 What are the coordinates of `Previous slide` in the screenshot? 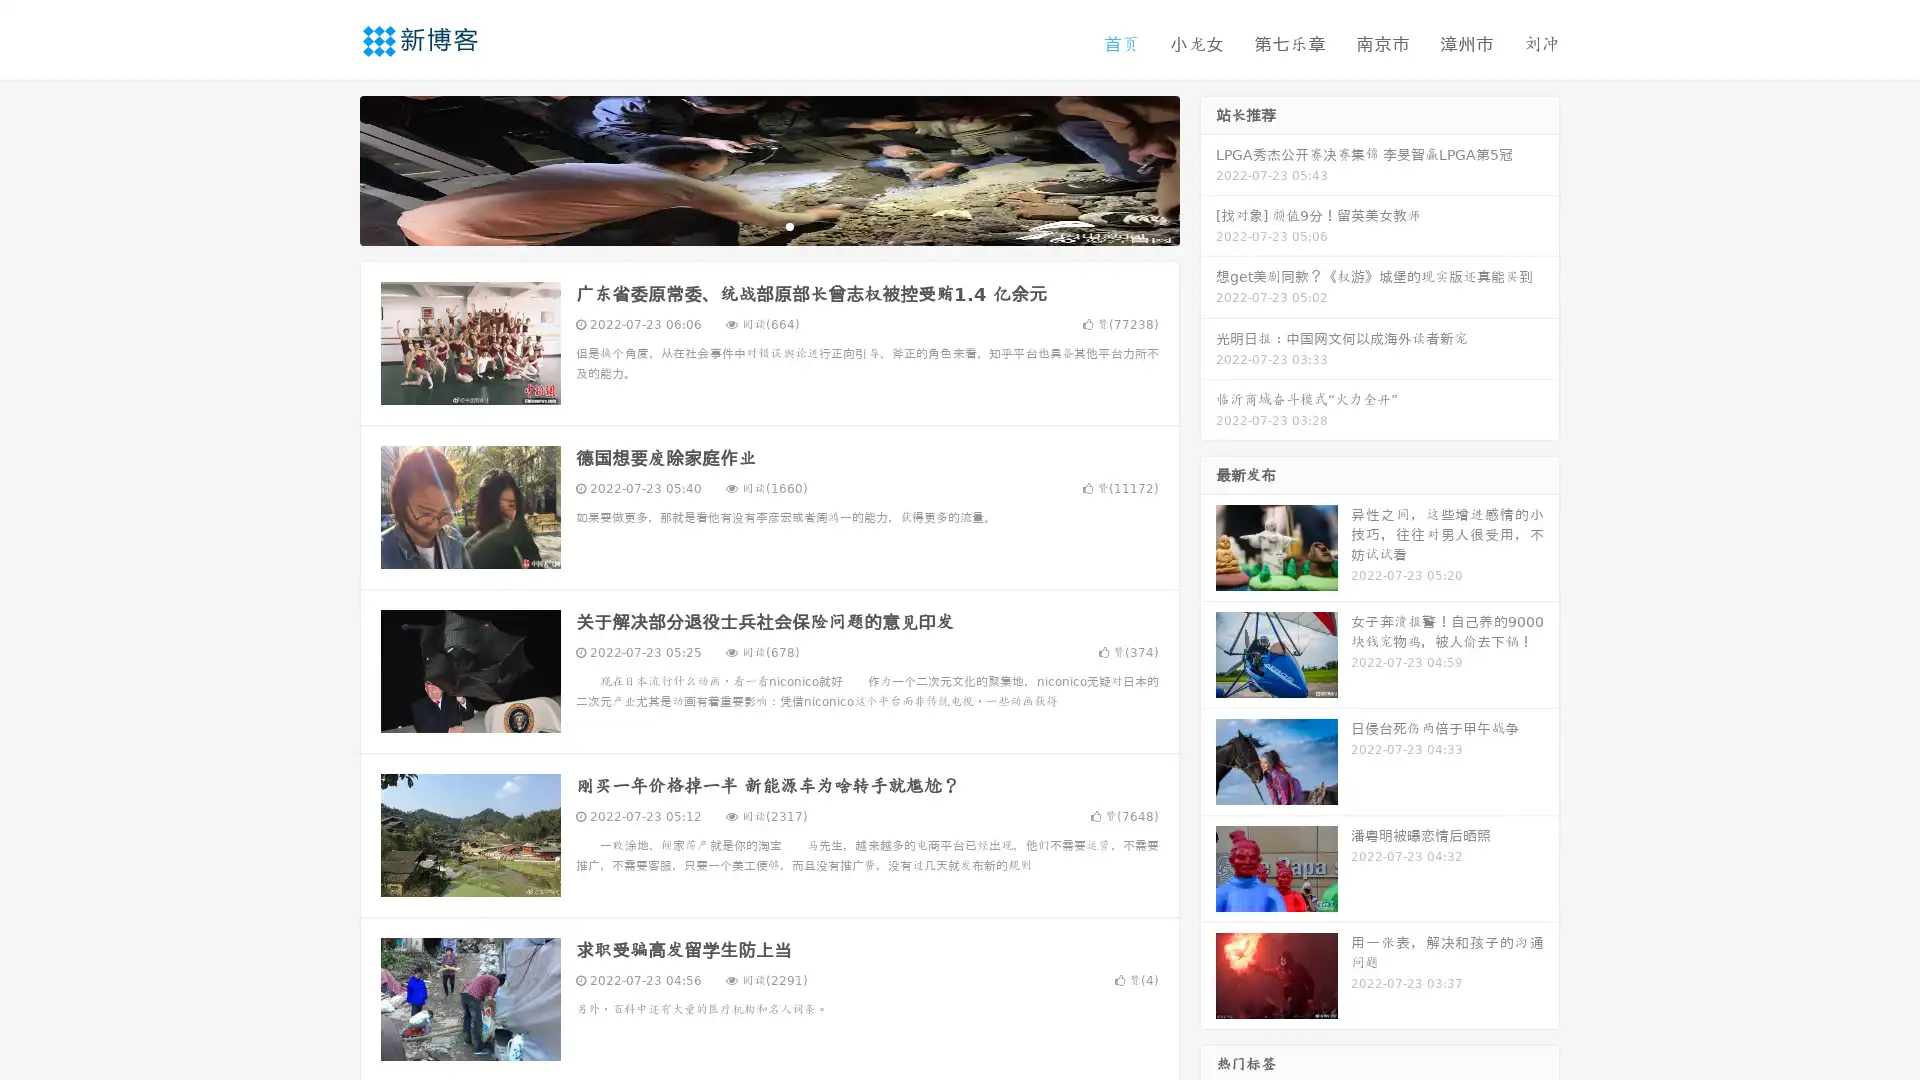 It's located at (330, 168).